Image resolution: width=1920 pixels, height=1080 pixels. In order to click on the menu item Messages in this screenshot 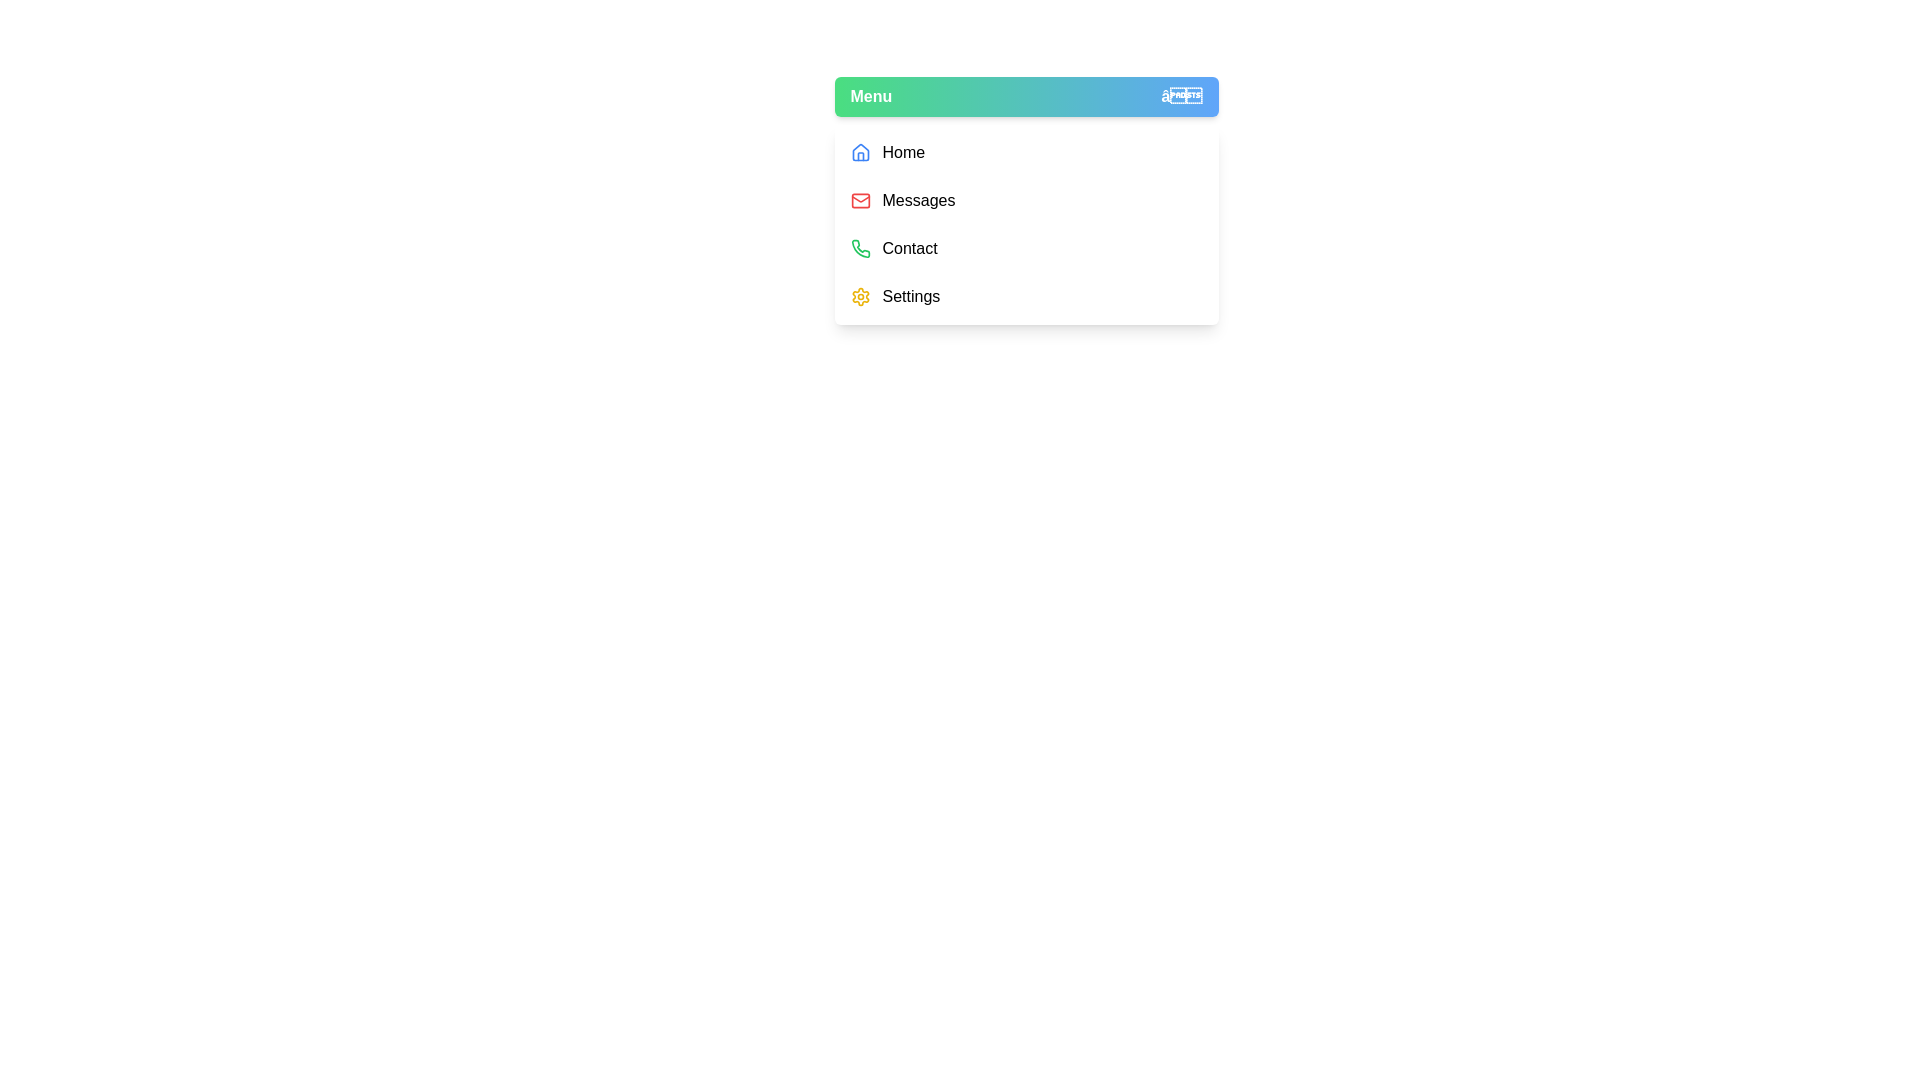, I will do `click(1026, 200)`.